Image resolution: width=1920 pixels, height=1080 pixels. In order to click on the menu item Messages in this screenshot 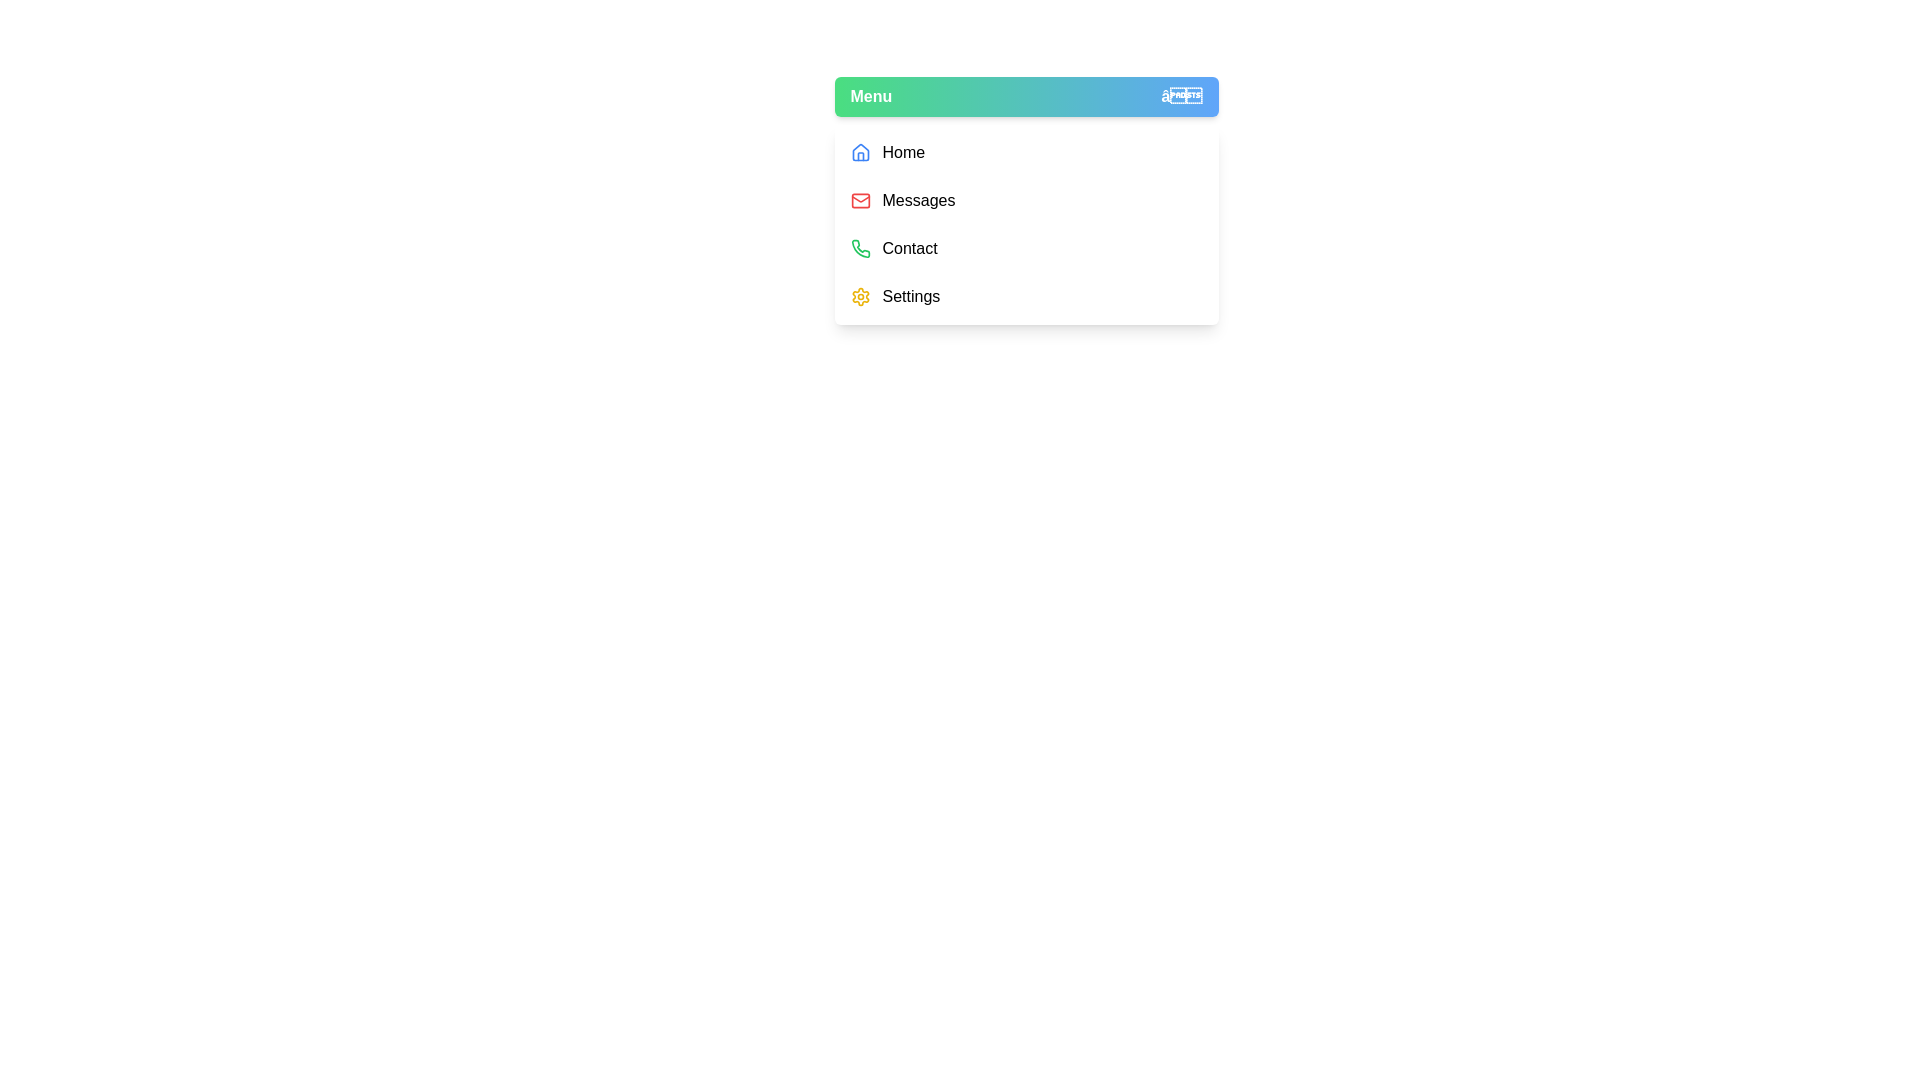, I will do `click(1026, 200)`.